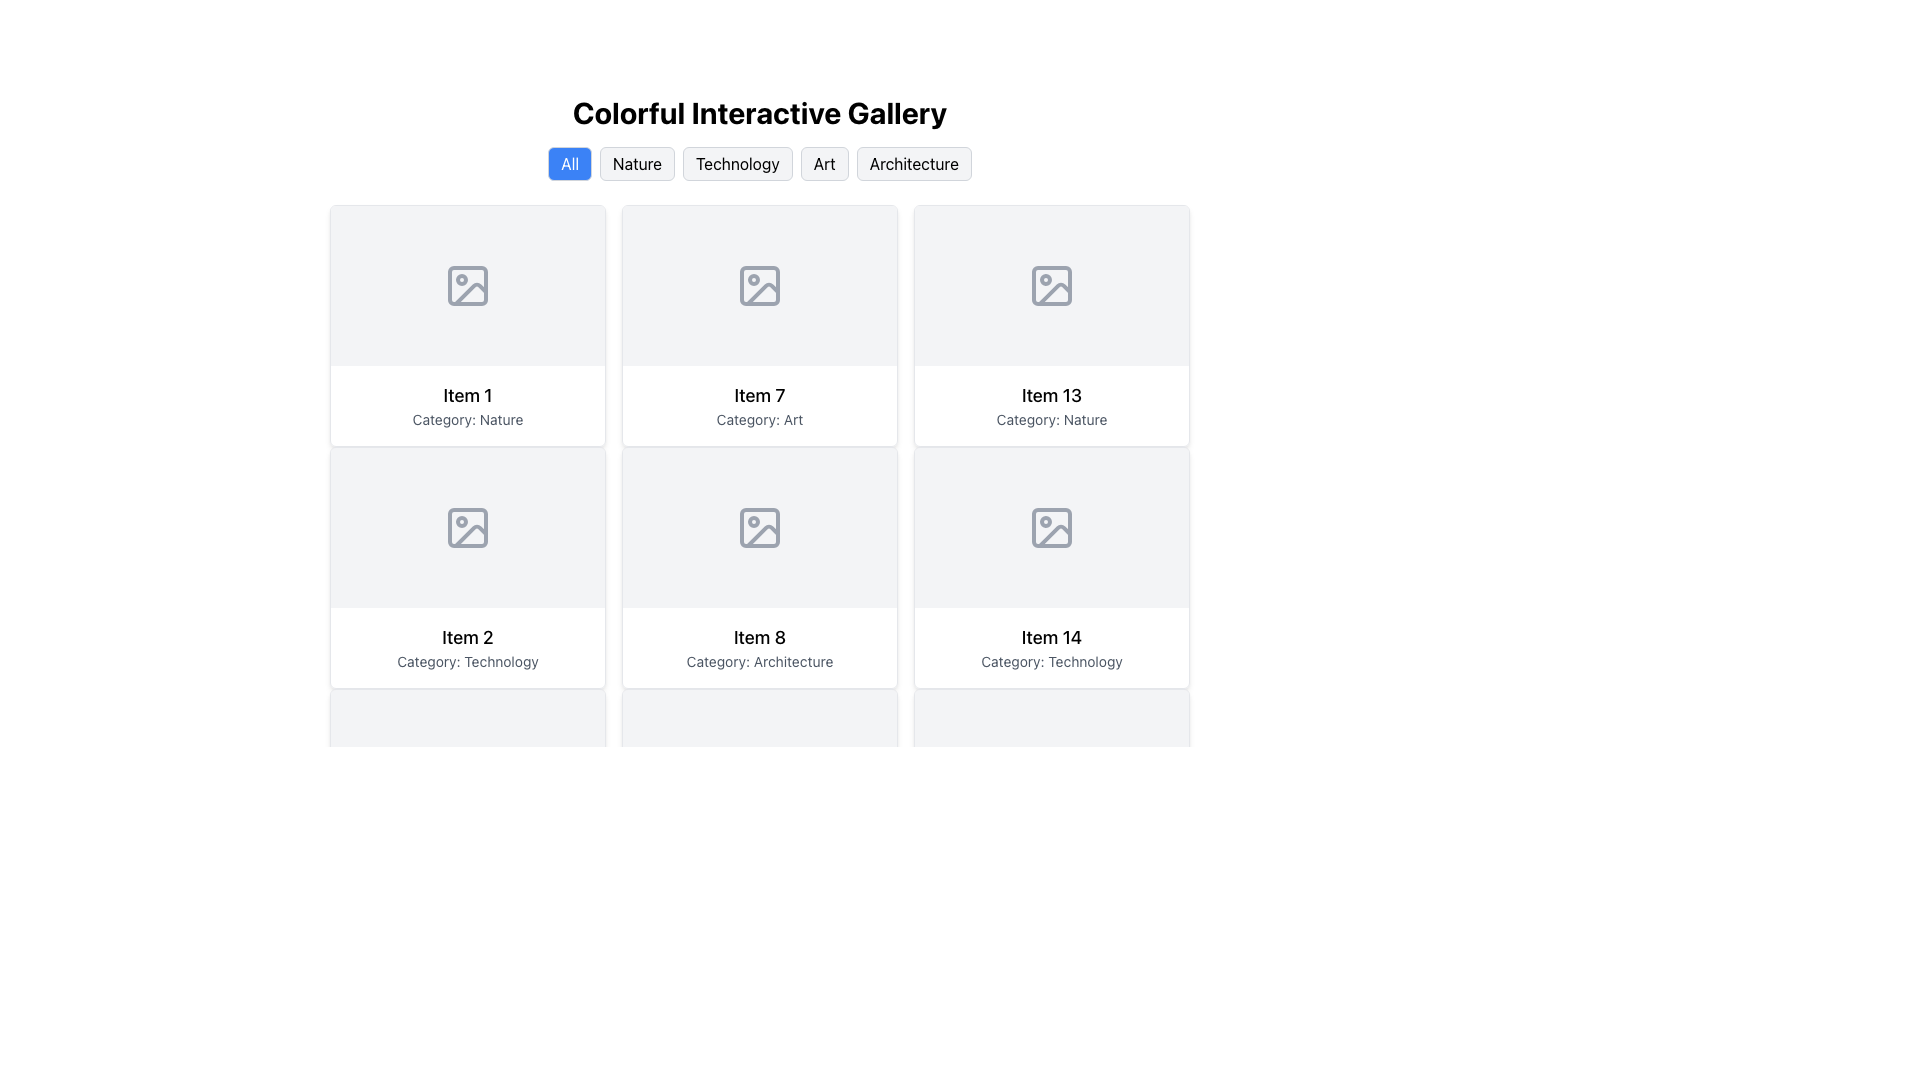 The width and height of the screenshot is (1920, 1080). Describe the element at coordinates (466, 648) in the screenshot. I see `the Text Block displaying 'Item 2' and 'Category: Technology', located in the second column and second row of the grid layout` at that location.